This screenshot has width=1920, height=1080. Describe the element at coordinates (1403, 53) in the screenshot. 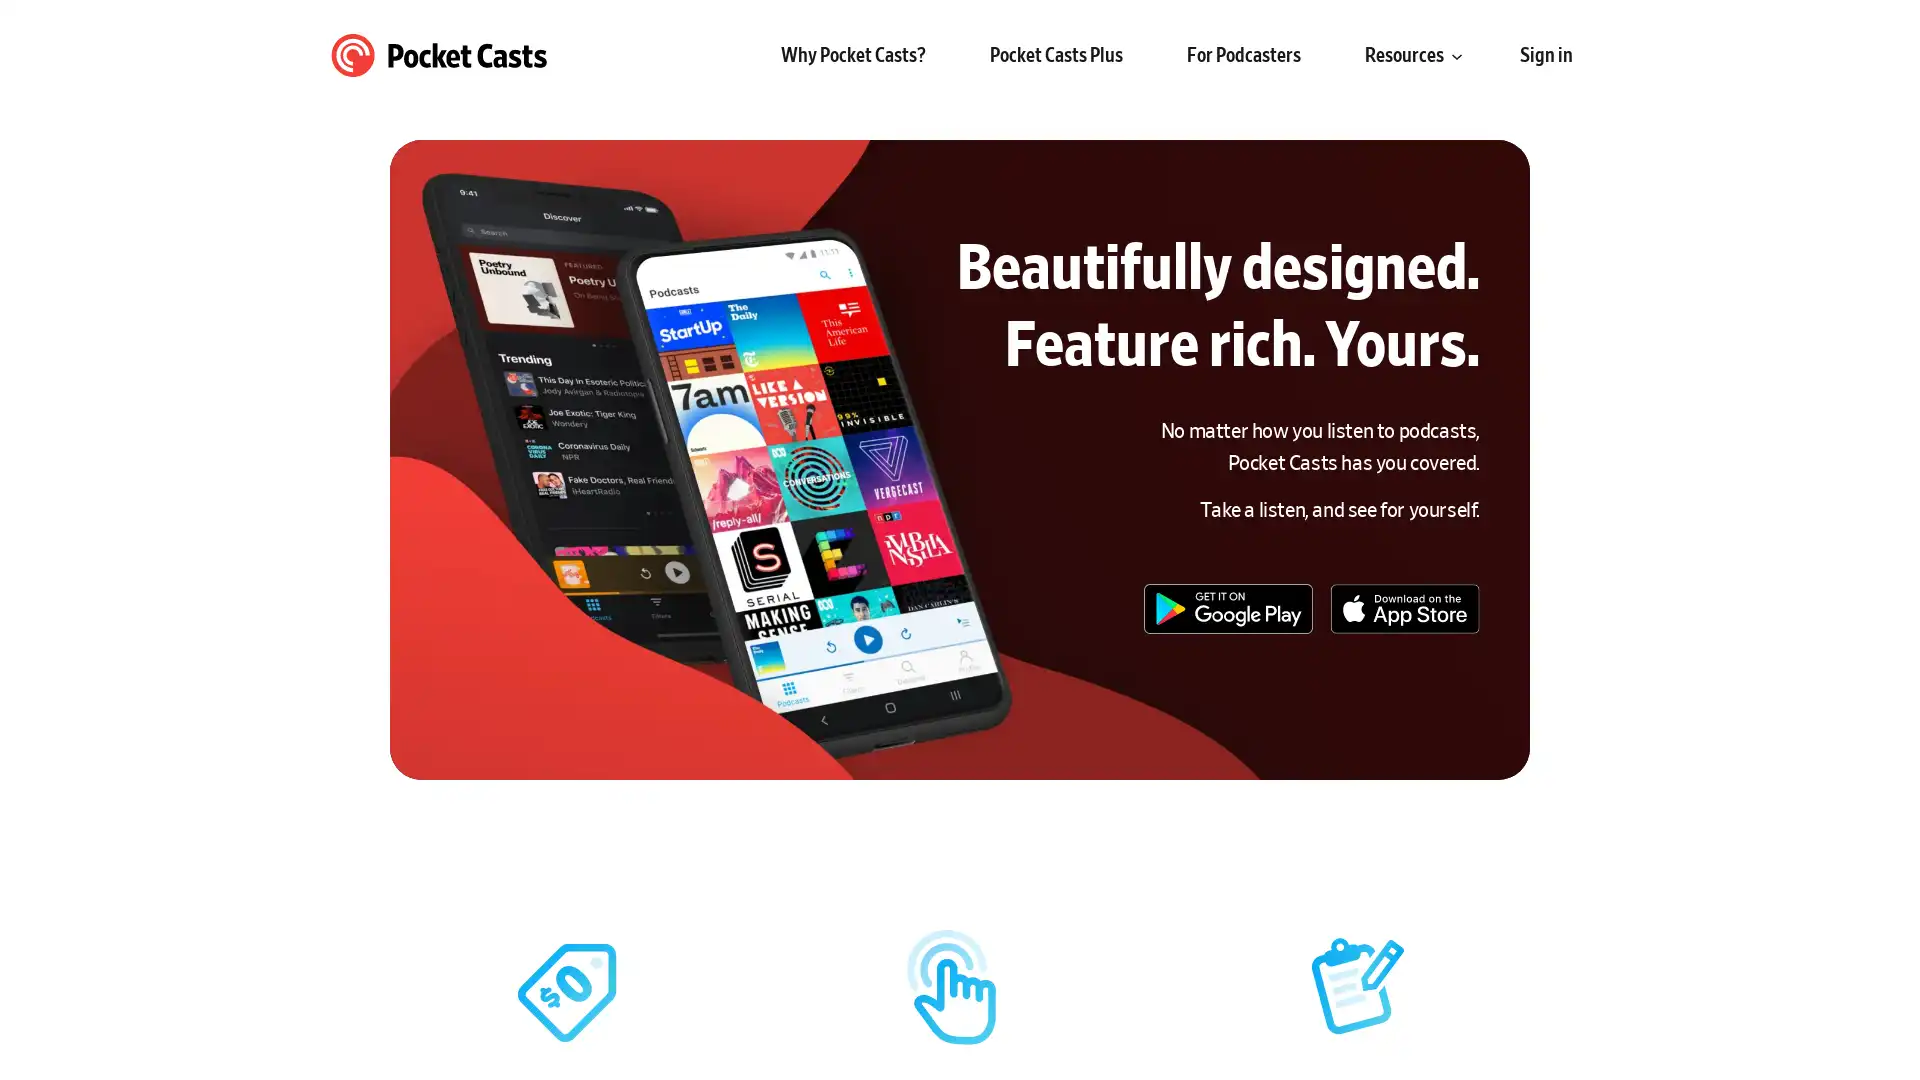

I see `Resources submenu` at that location.